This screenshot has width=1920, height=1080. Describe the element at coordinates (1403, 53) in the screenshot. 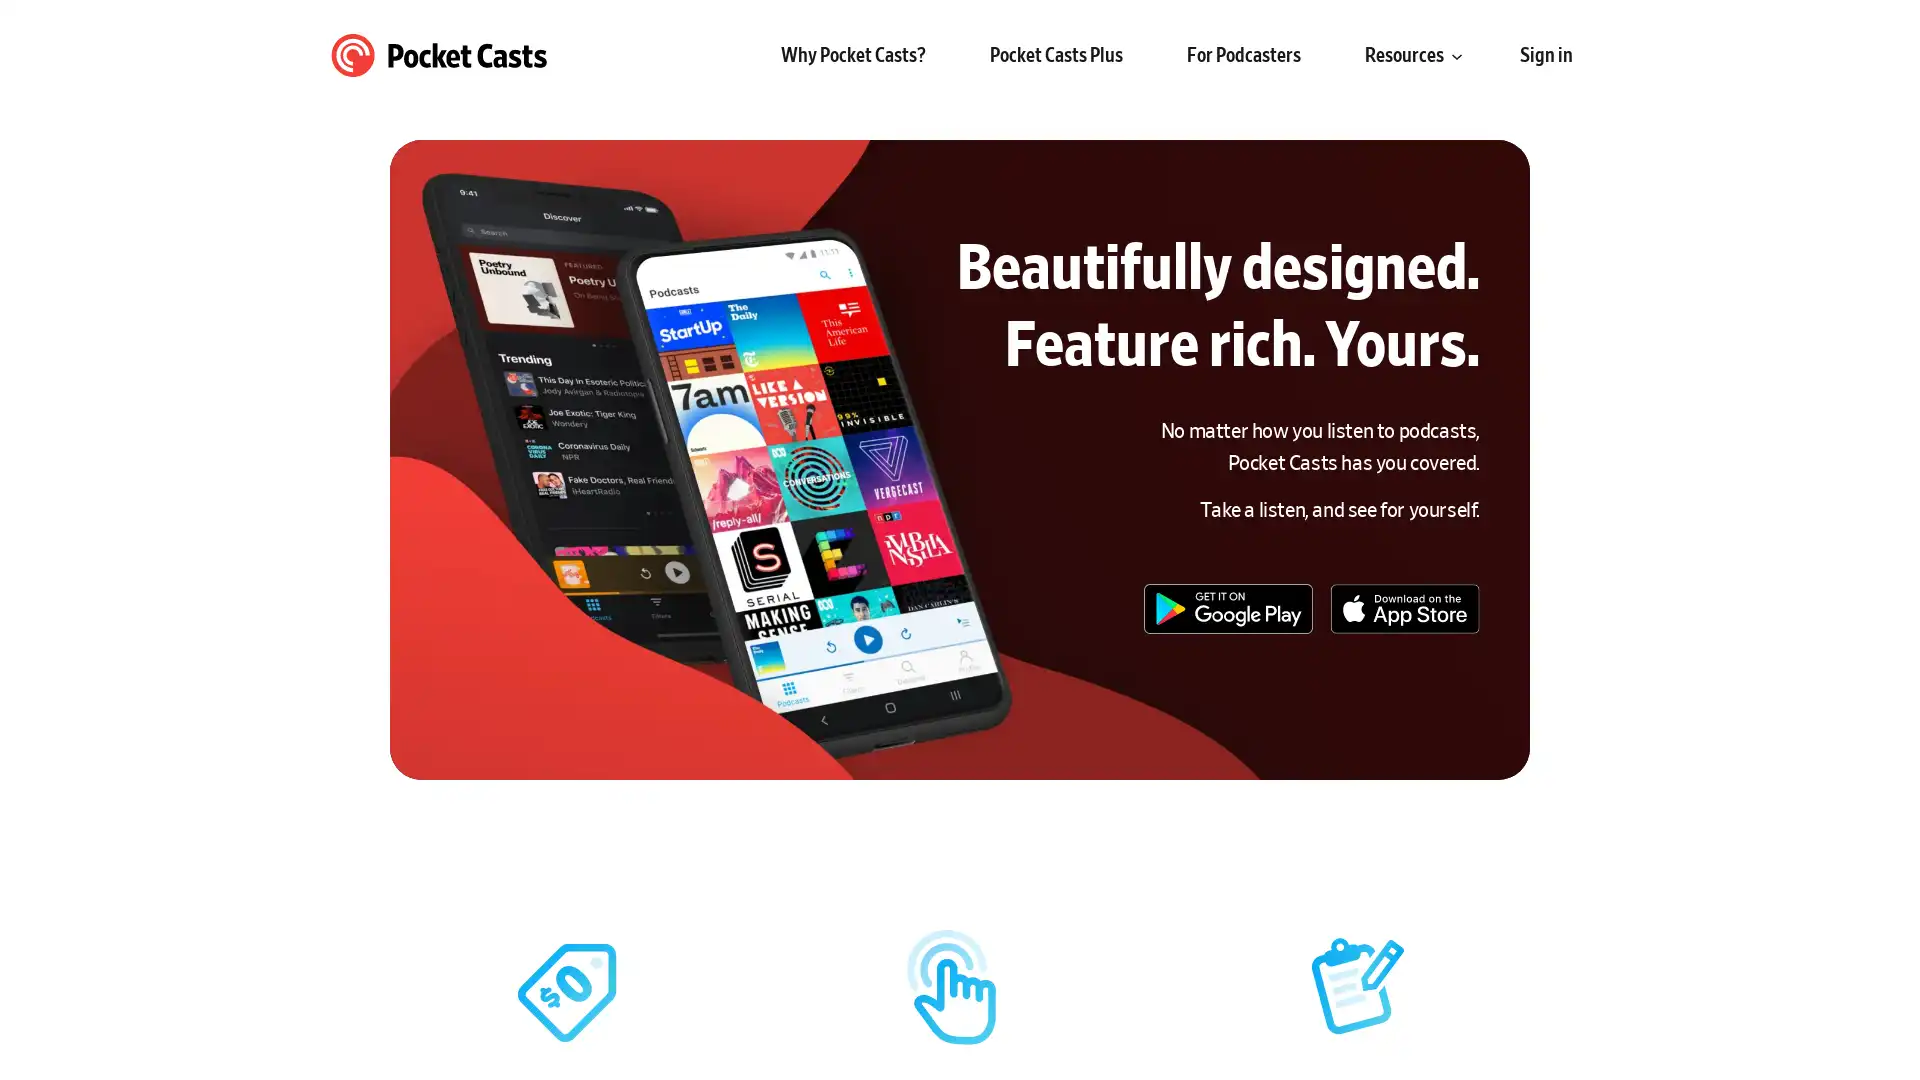

I see `Resources submenu` at that location.